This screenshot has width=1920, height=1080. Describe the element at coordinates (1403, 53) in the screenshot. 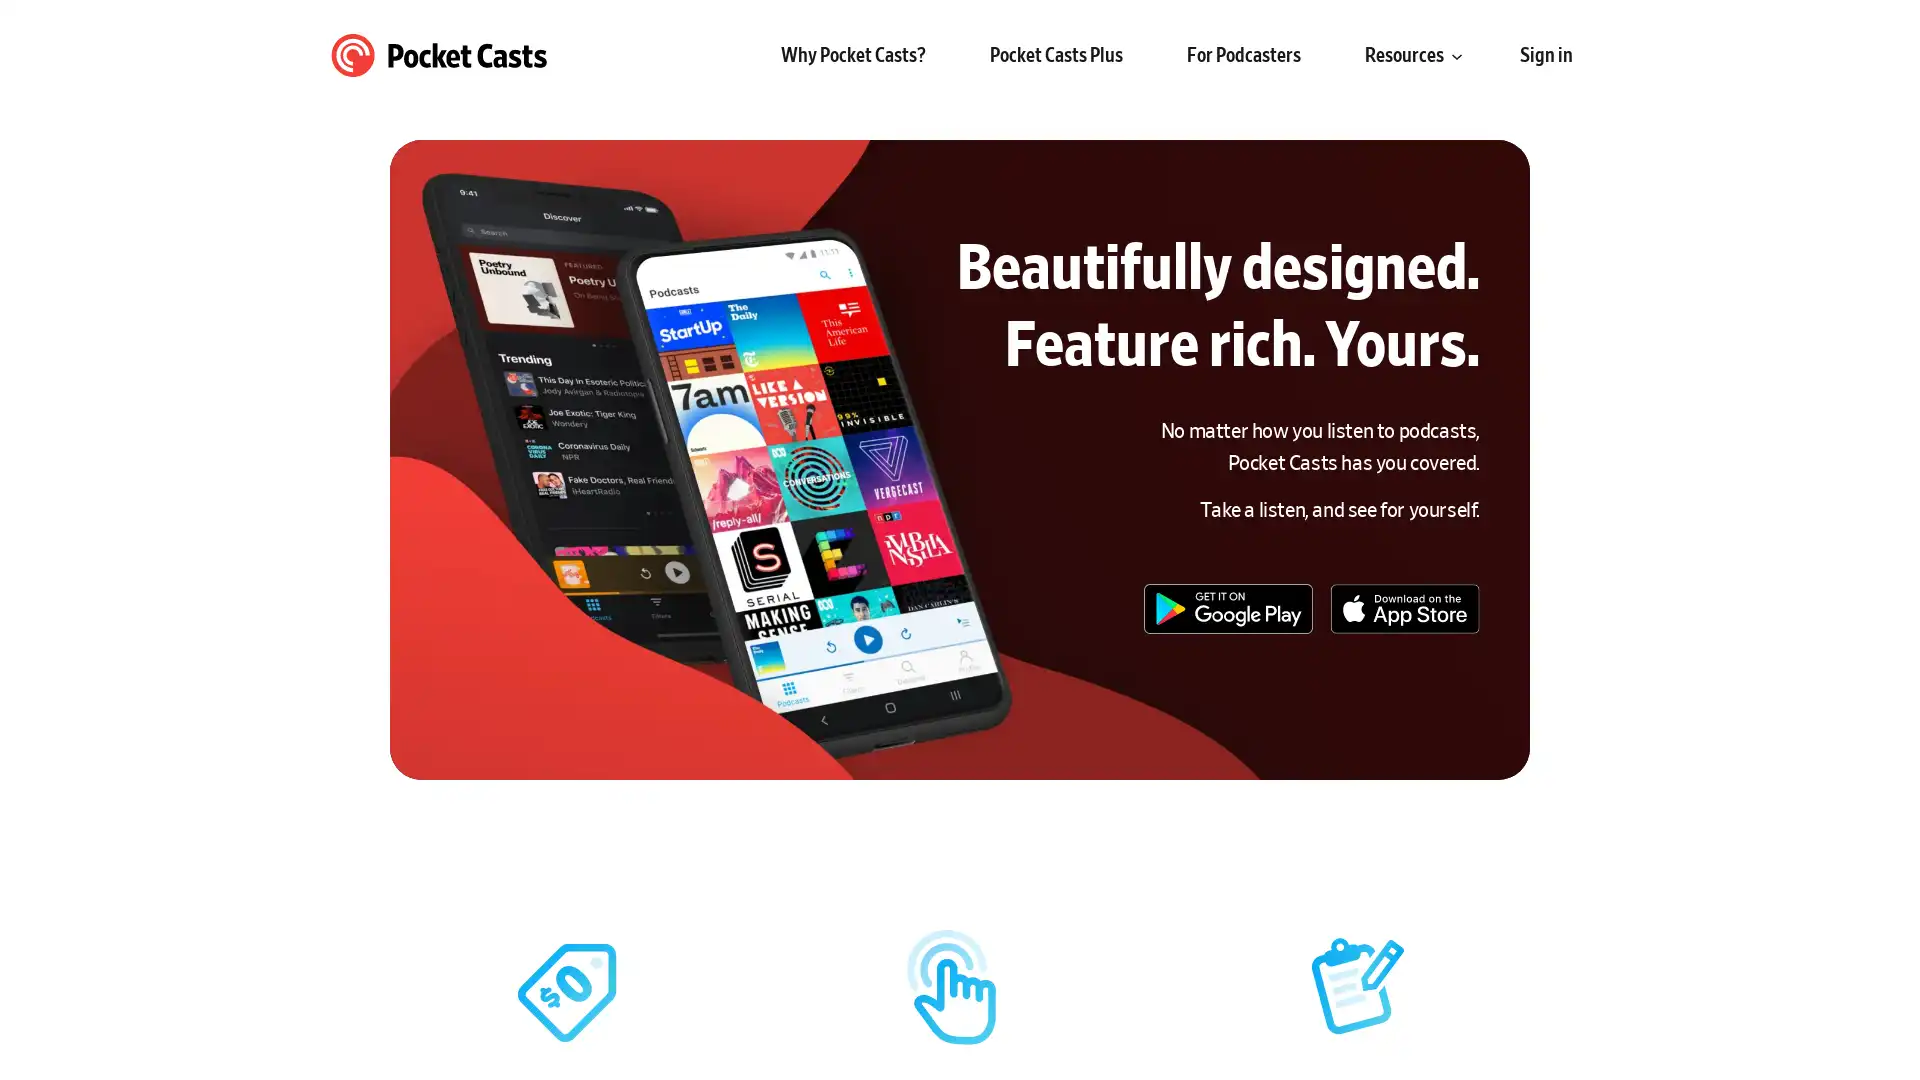

I see `Resources submenu` at that location.